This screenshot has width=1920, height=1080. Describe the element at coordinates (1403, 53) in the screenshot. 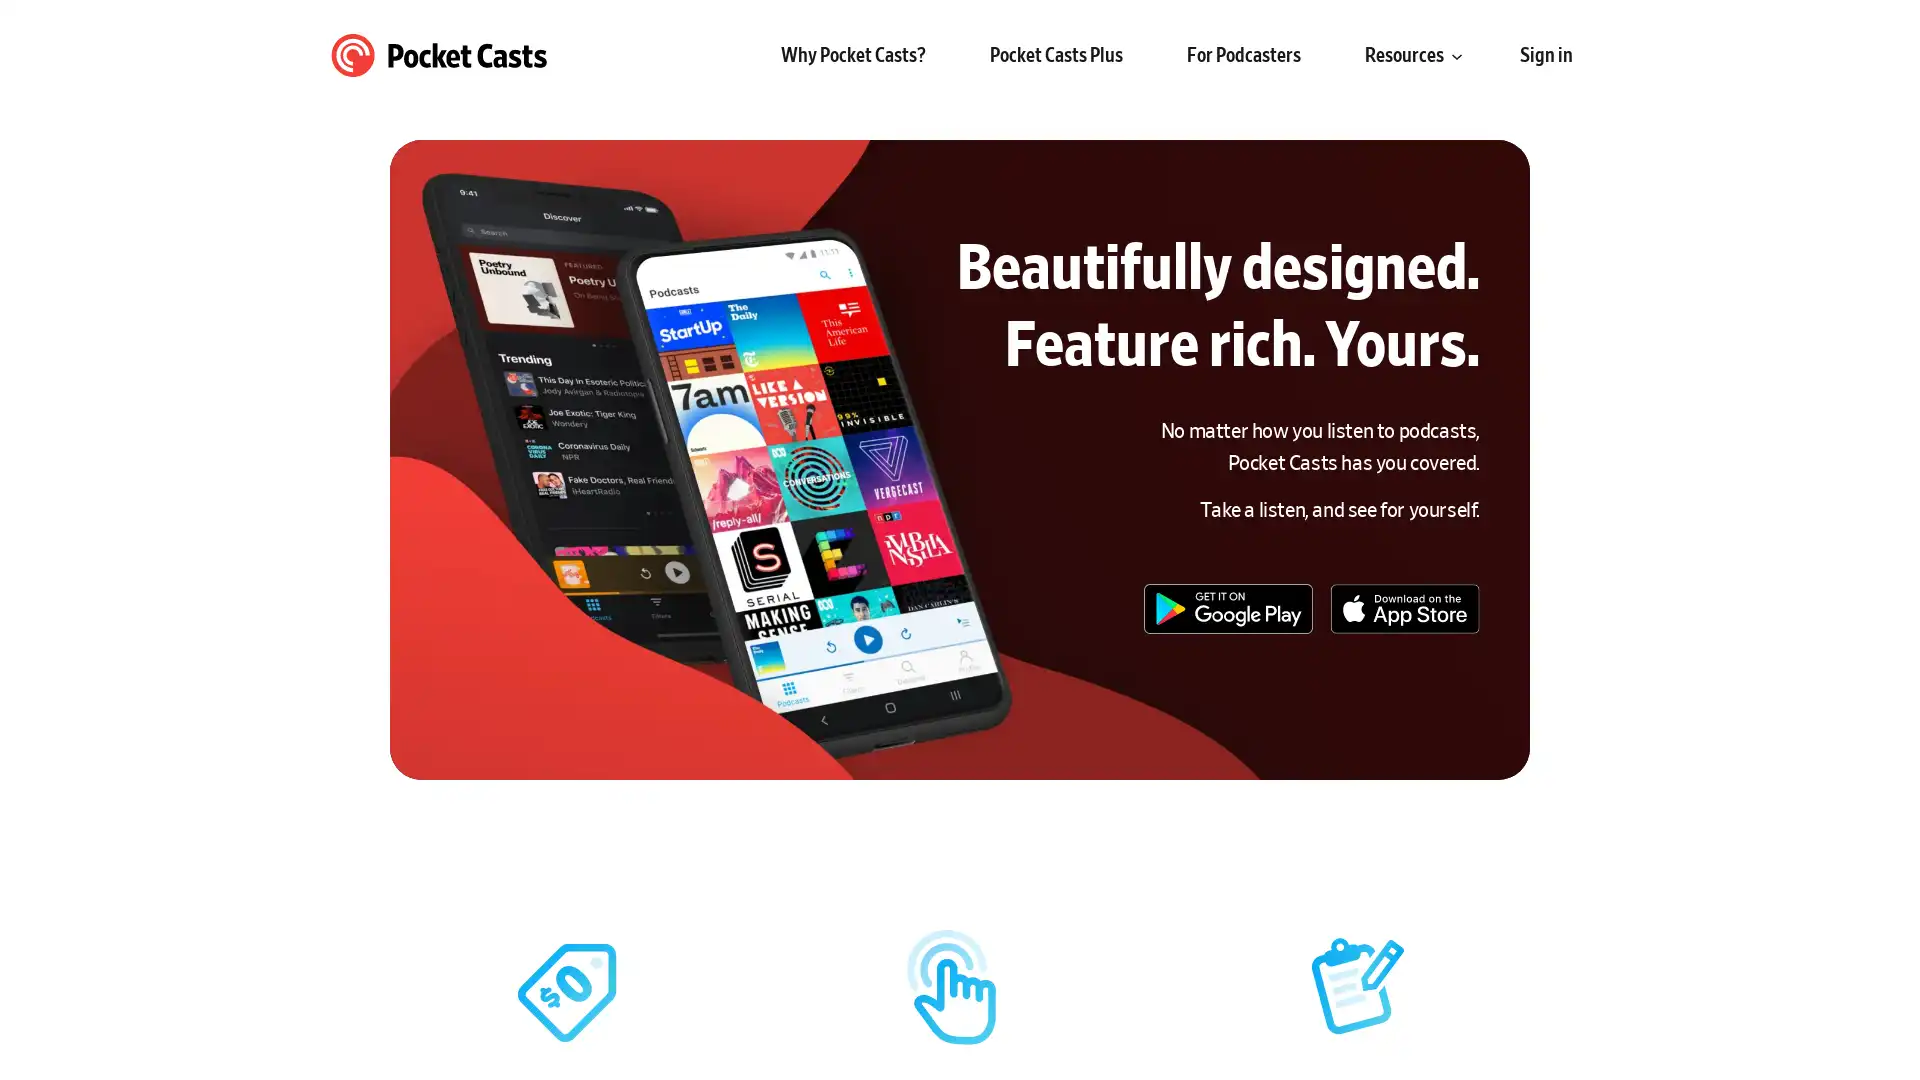

I see `Resources submenu` at that location.